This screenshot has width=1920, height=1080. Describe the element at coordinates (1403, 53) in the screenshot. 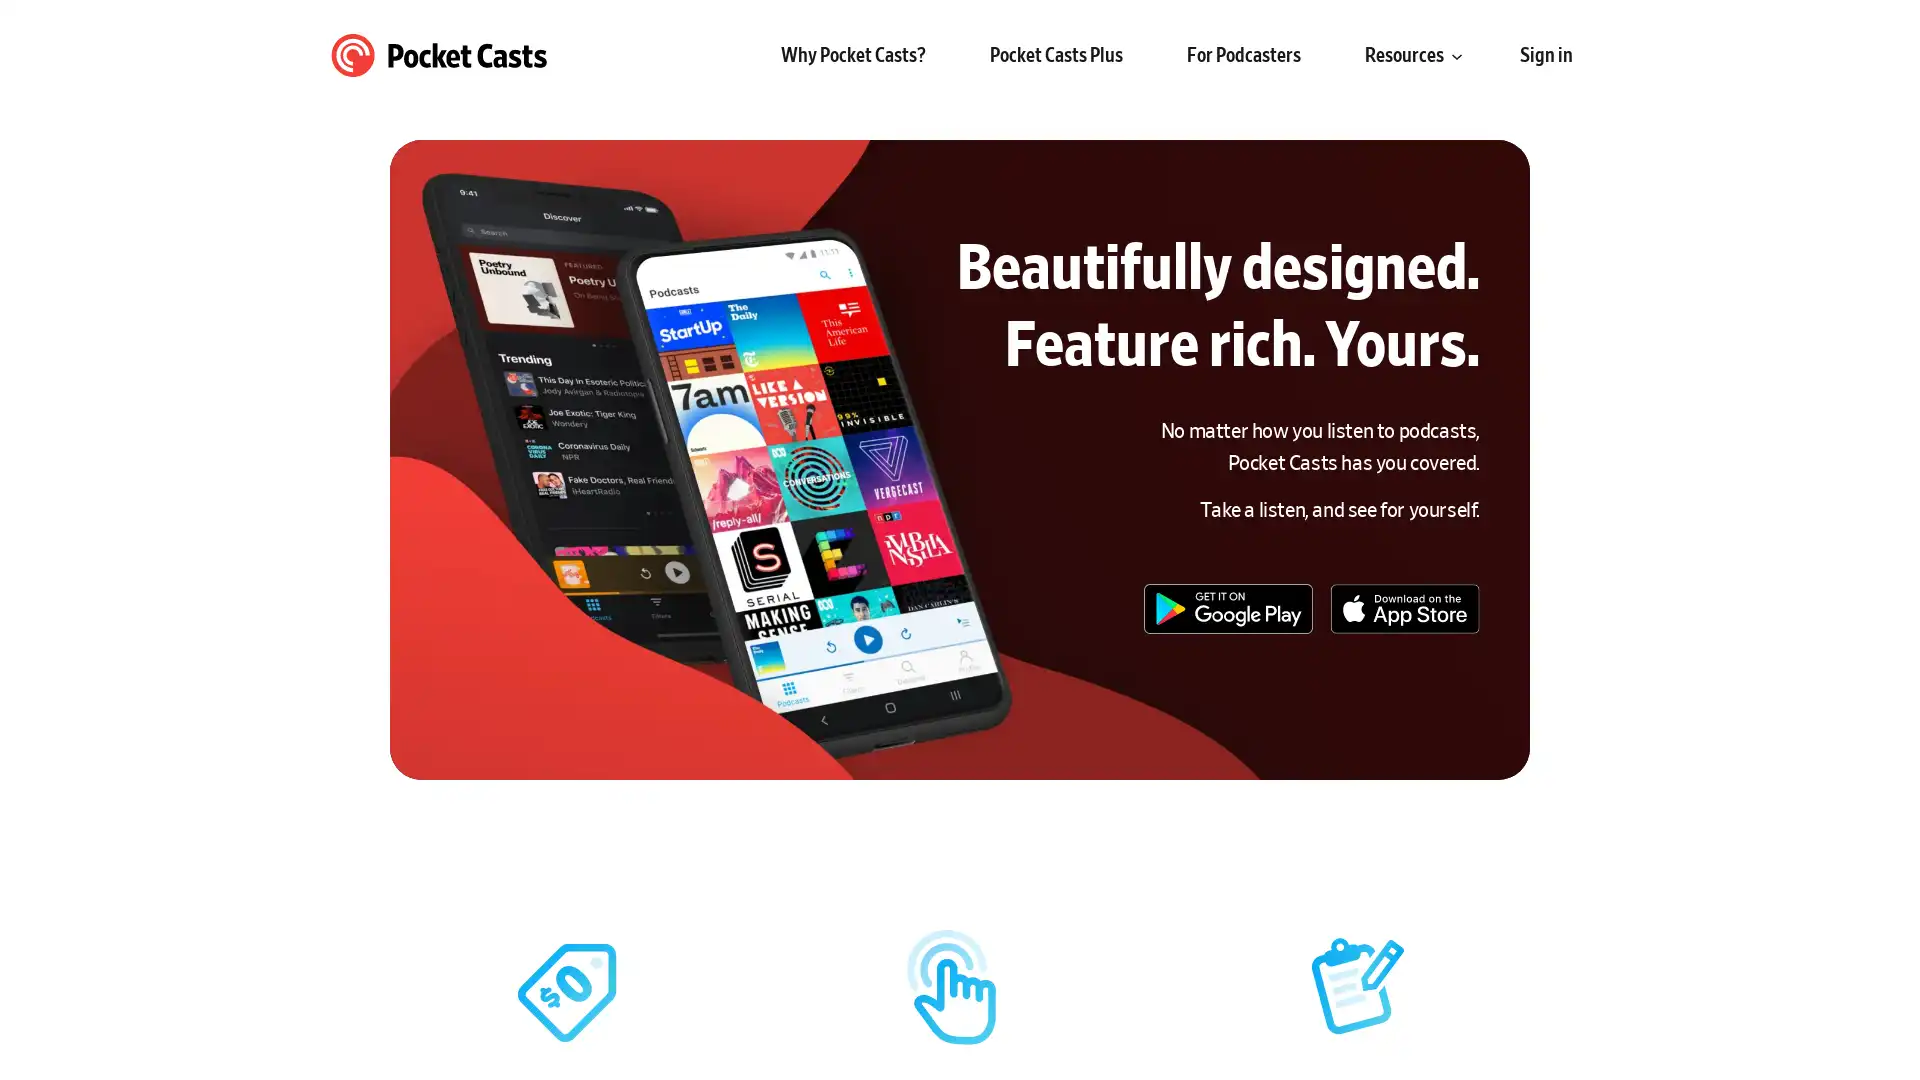

I see `Resources submenu` at that location.